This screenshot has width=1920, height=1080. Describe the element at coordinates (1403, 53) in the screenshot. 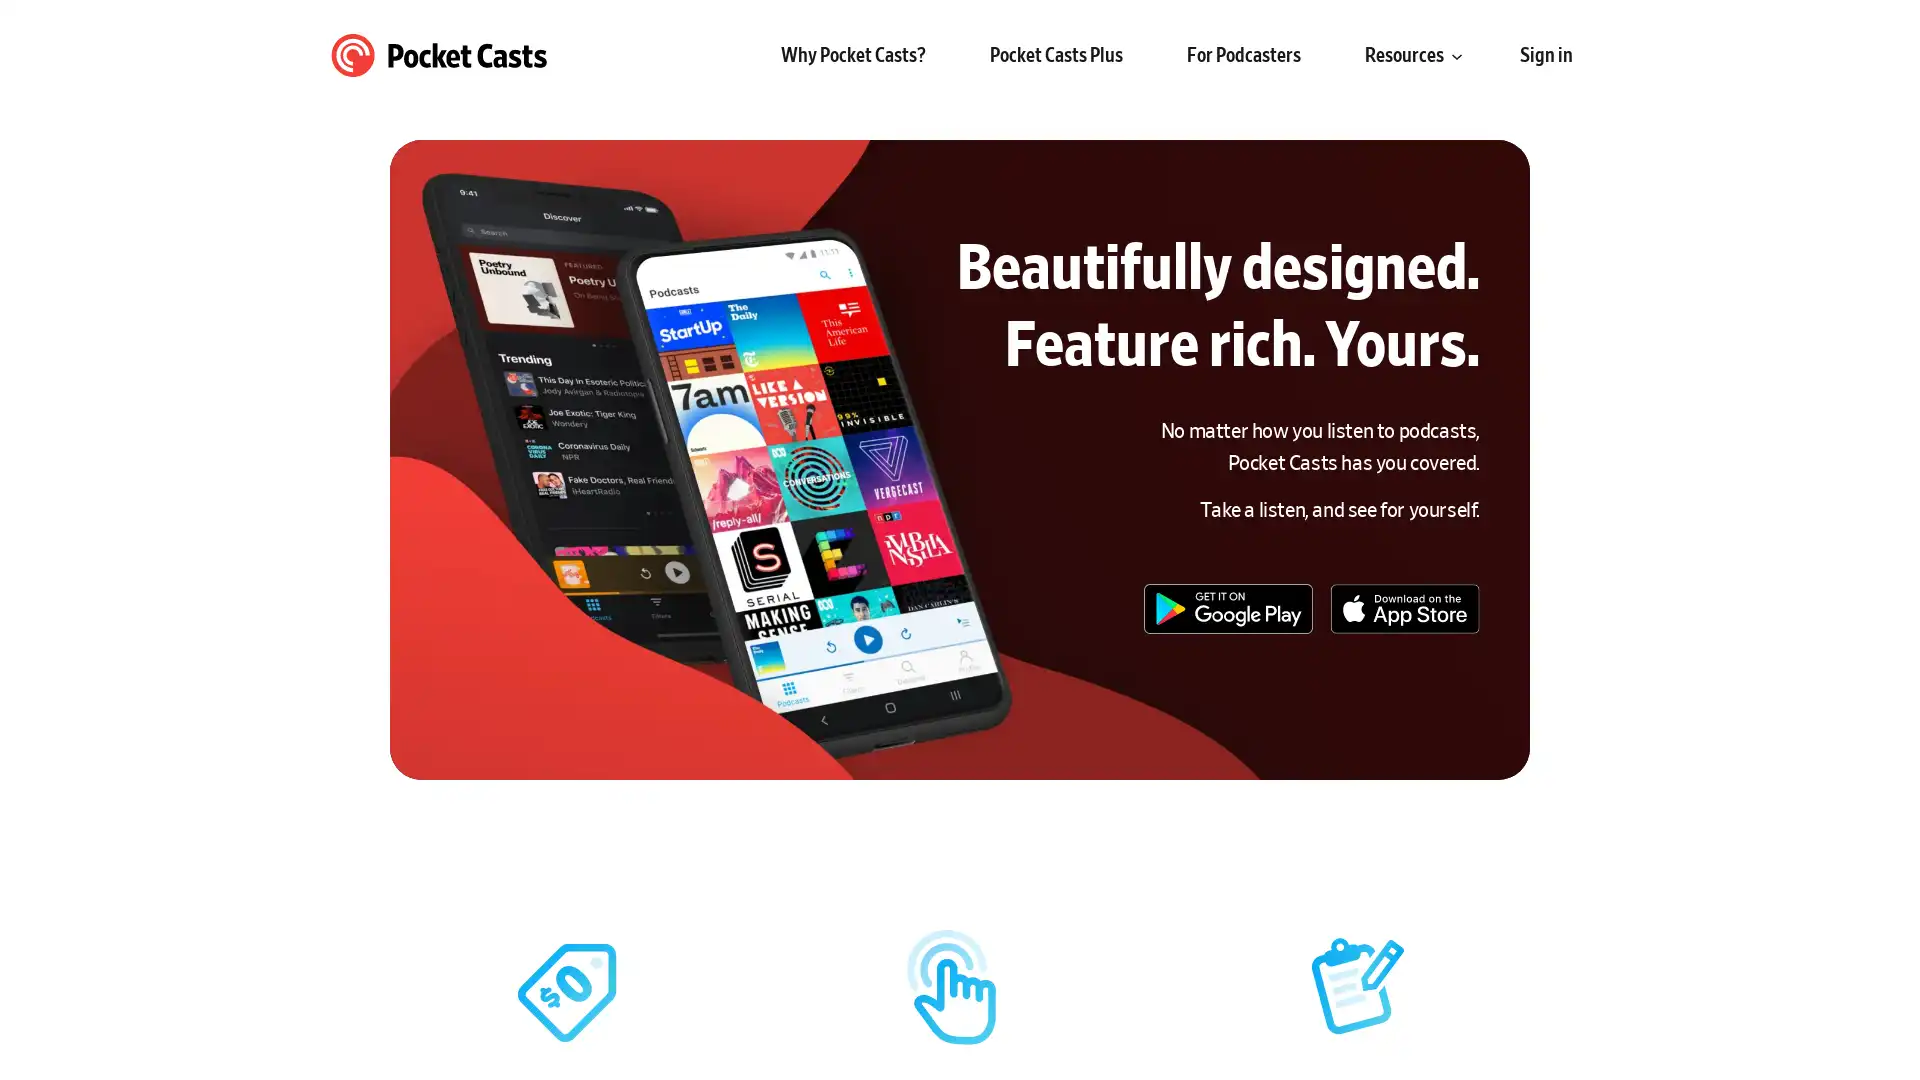

I see `Resources submenu` at that location.